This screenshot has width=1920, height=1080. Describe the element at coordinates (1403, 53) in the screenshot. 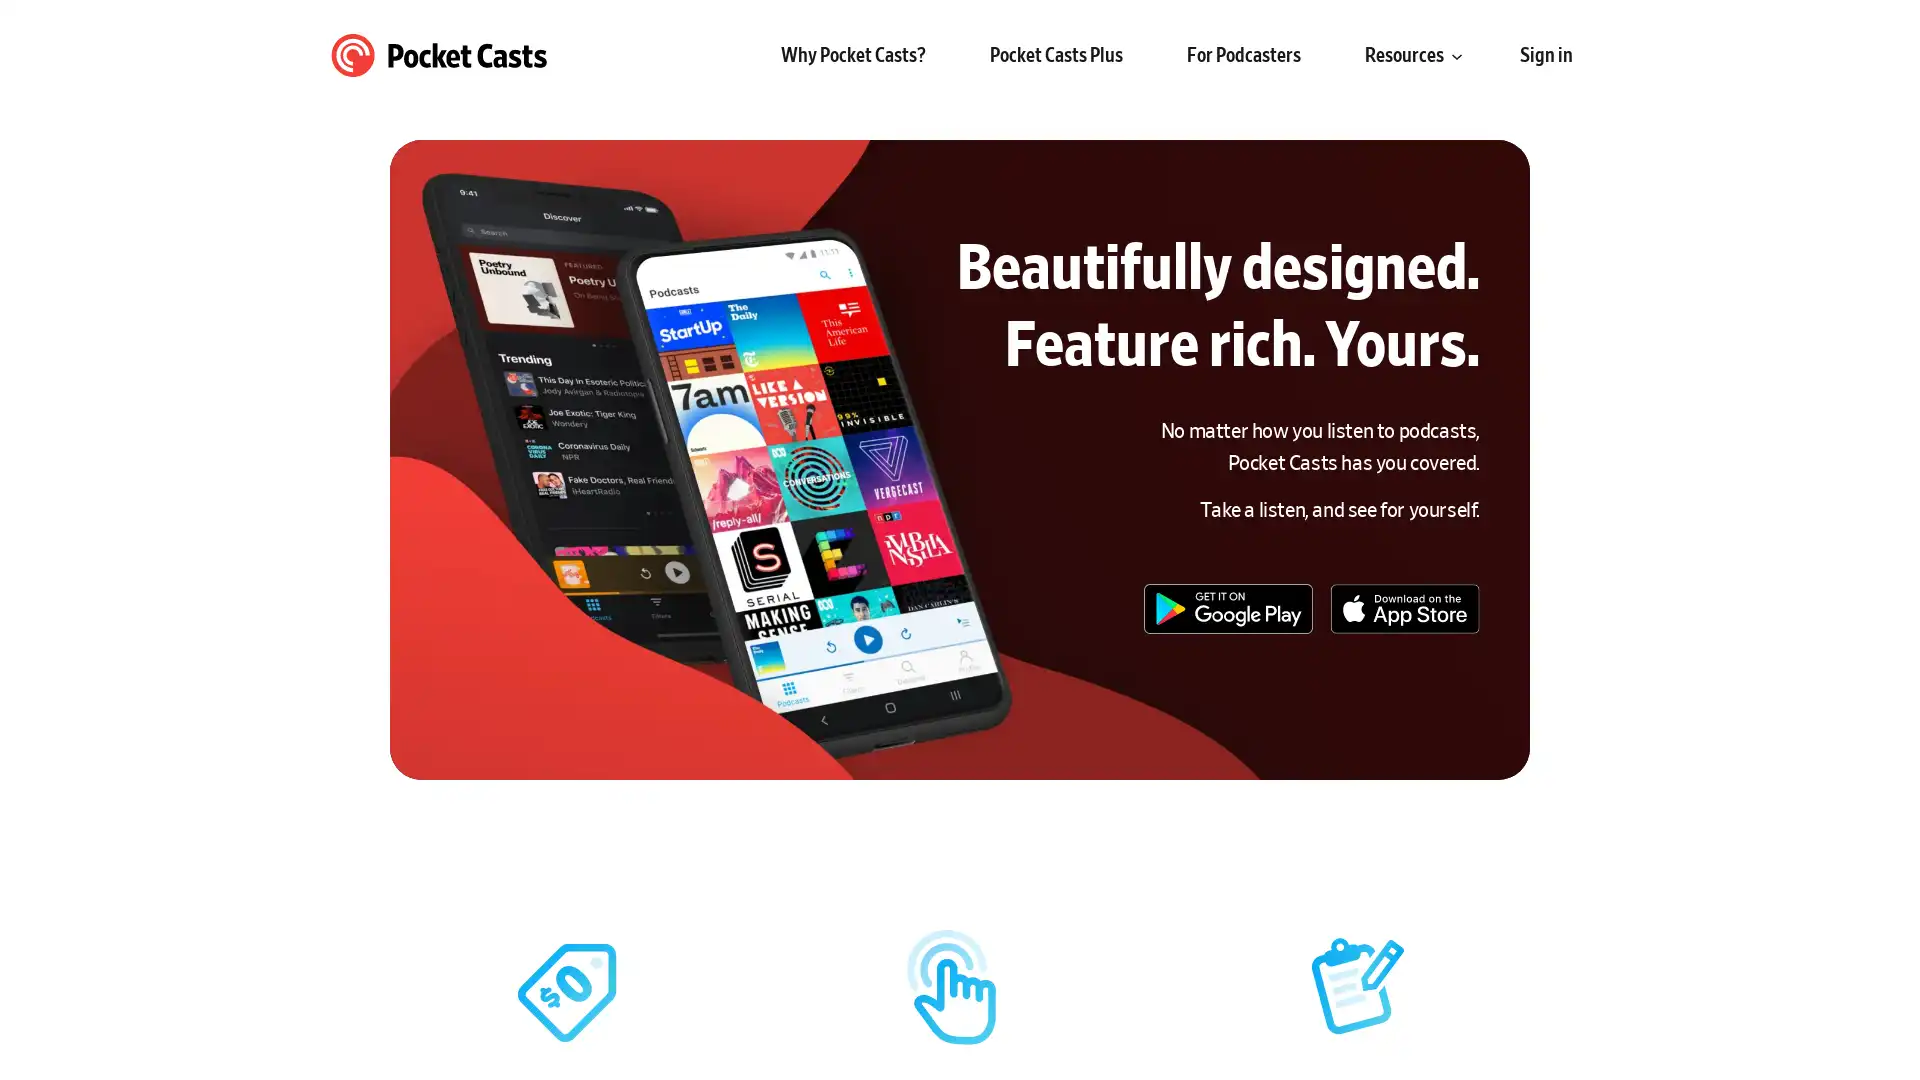

I see `Resources submenu` at that location.